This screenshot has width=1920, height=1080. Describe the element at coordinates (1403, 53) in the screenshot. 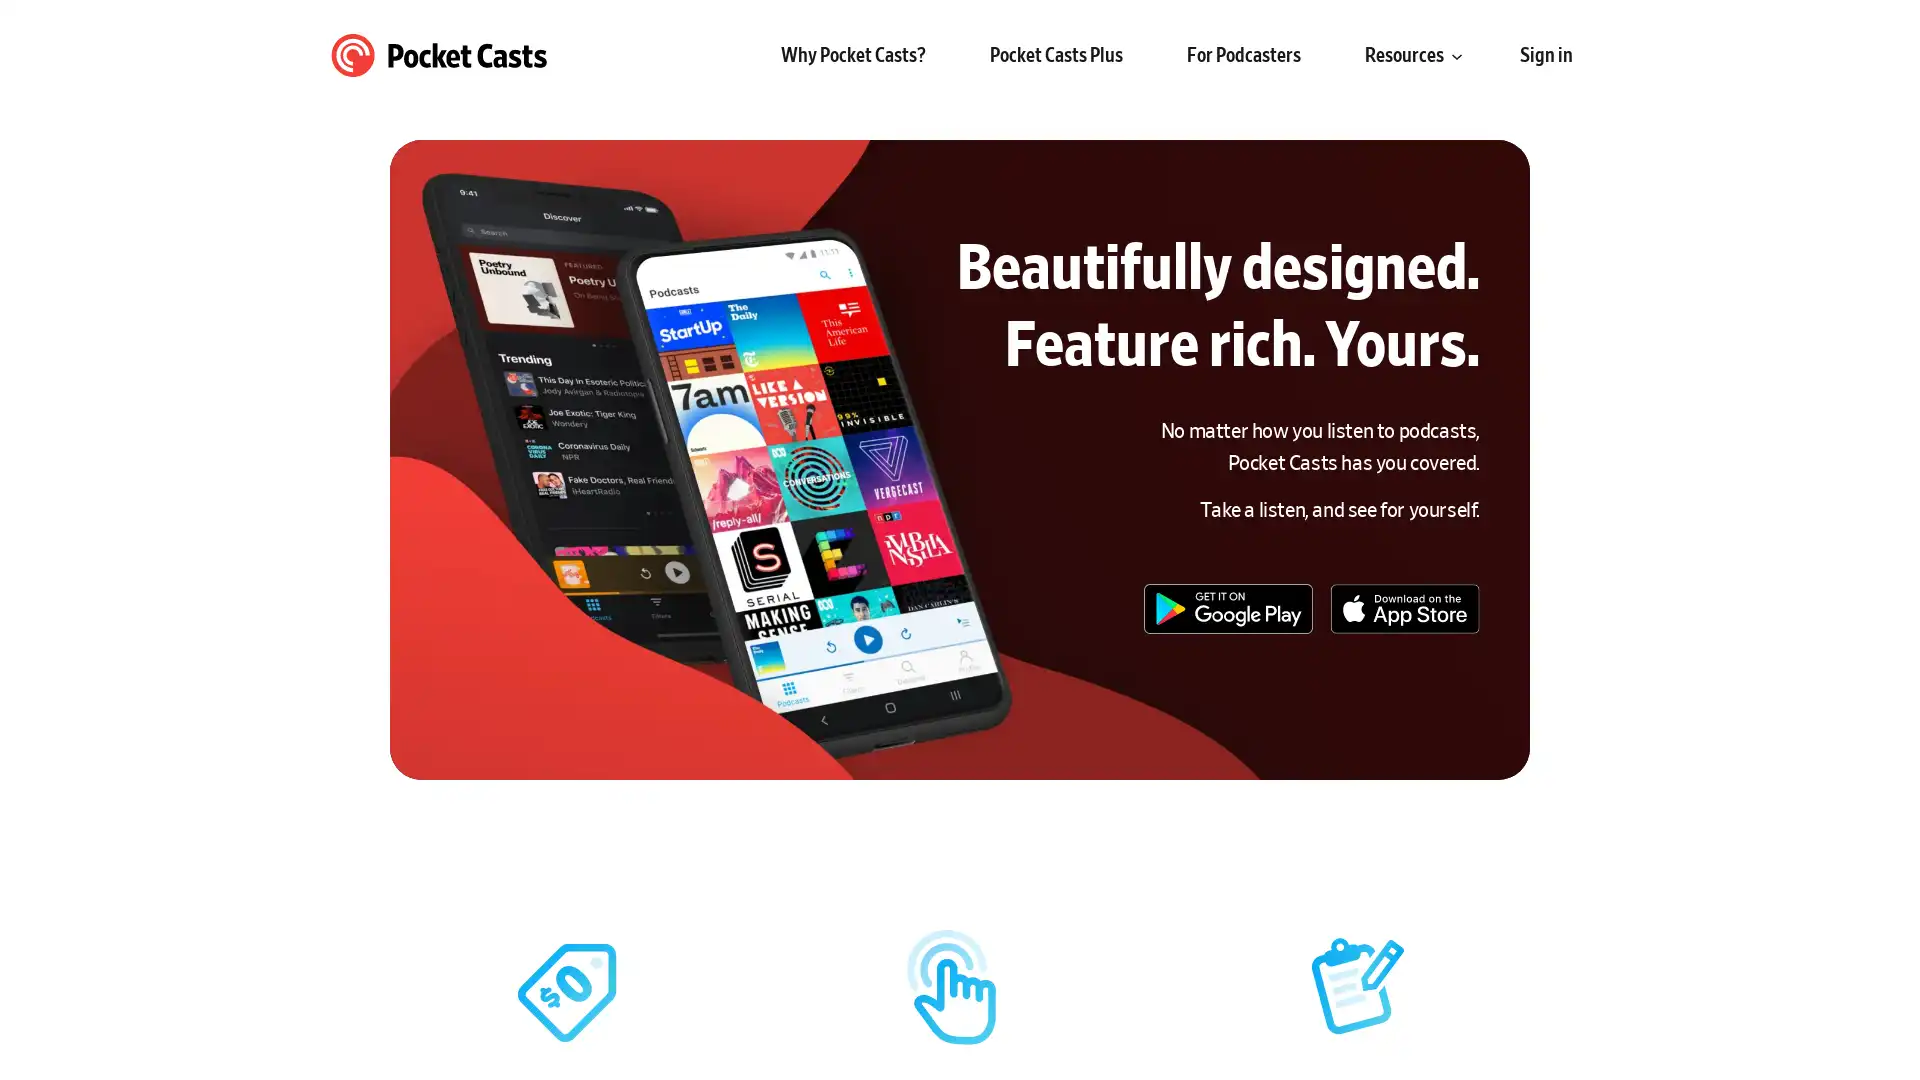

I see `Resources submenu` at that location.